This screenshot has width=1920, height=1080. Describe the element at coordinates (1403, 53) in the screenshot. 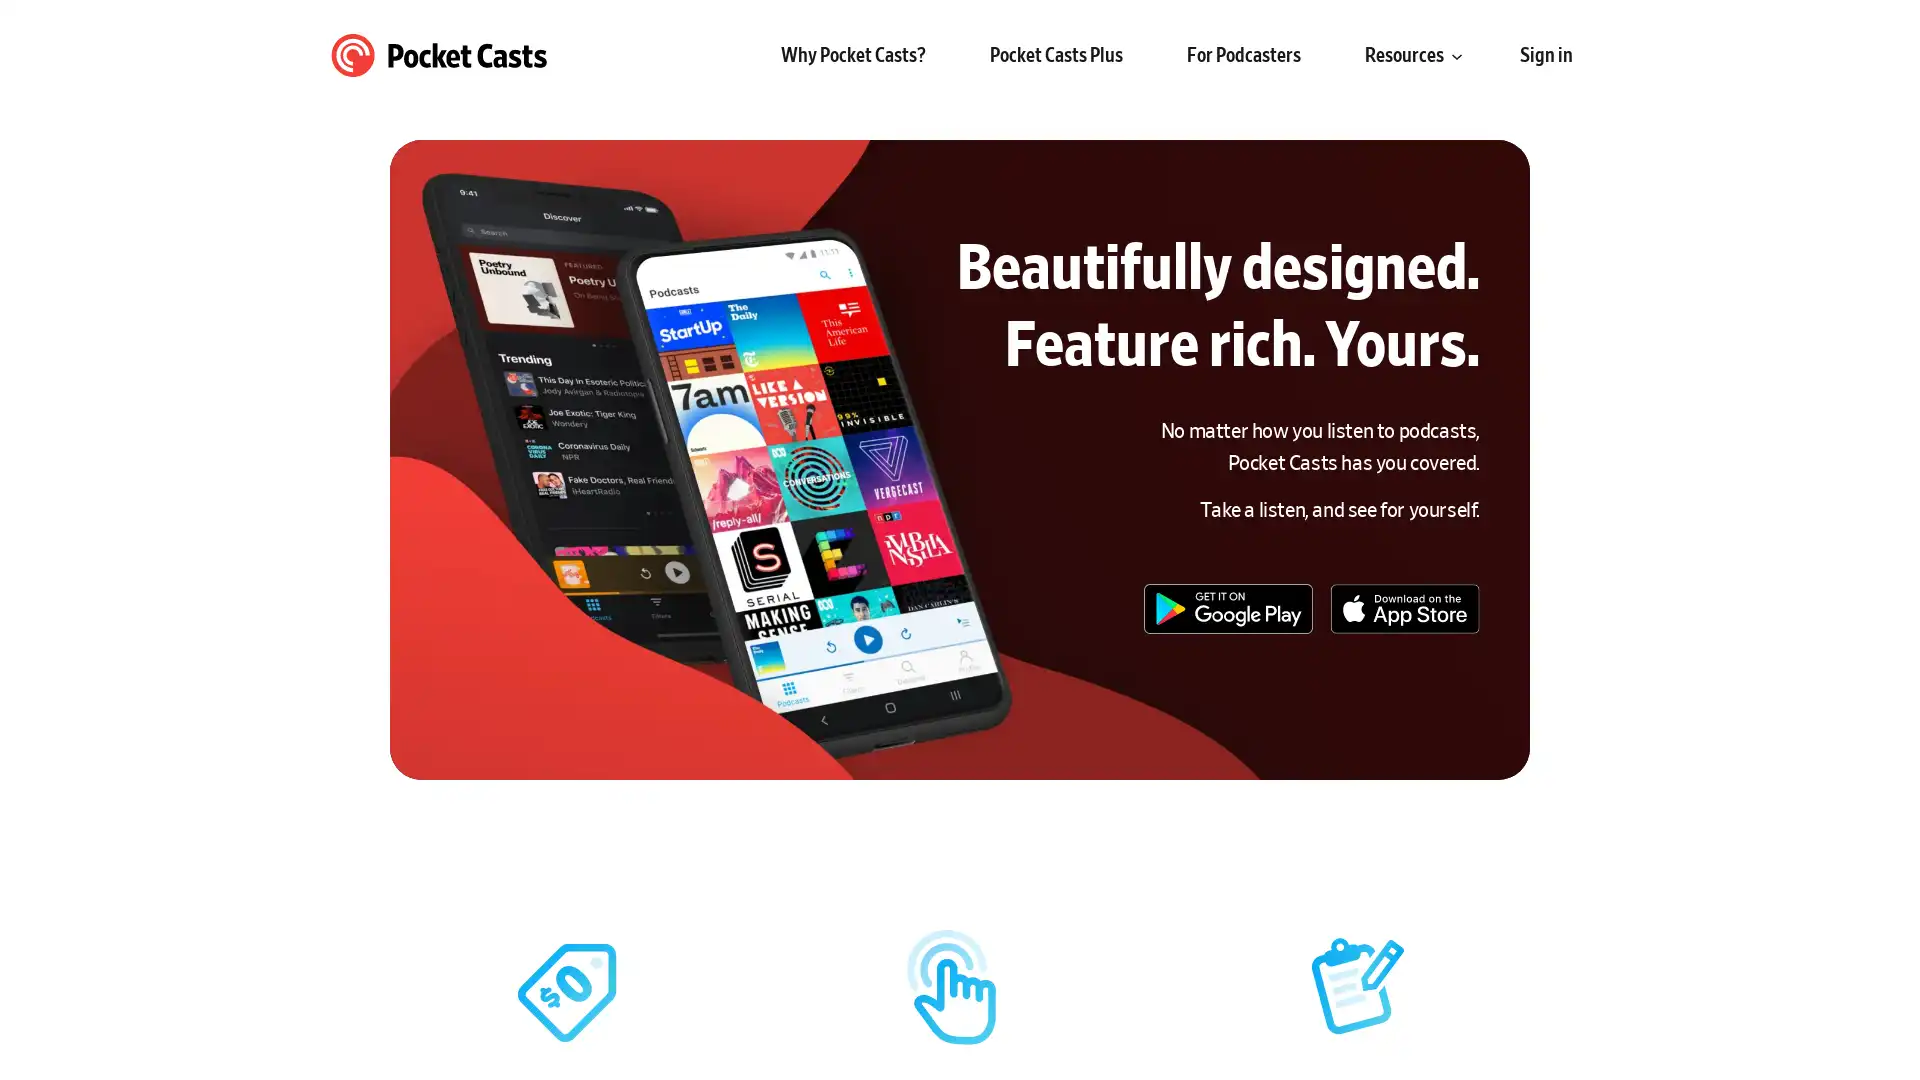

I see `Resources submenu` at that location.